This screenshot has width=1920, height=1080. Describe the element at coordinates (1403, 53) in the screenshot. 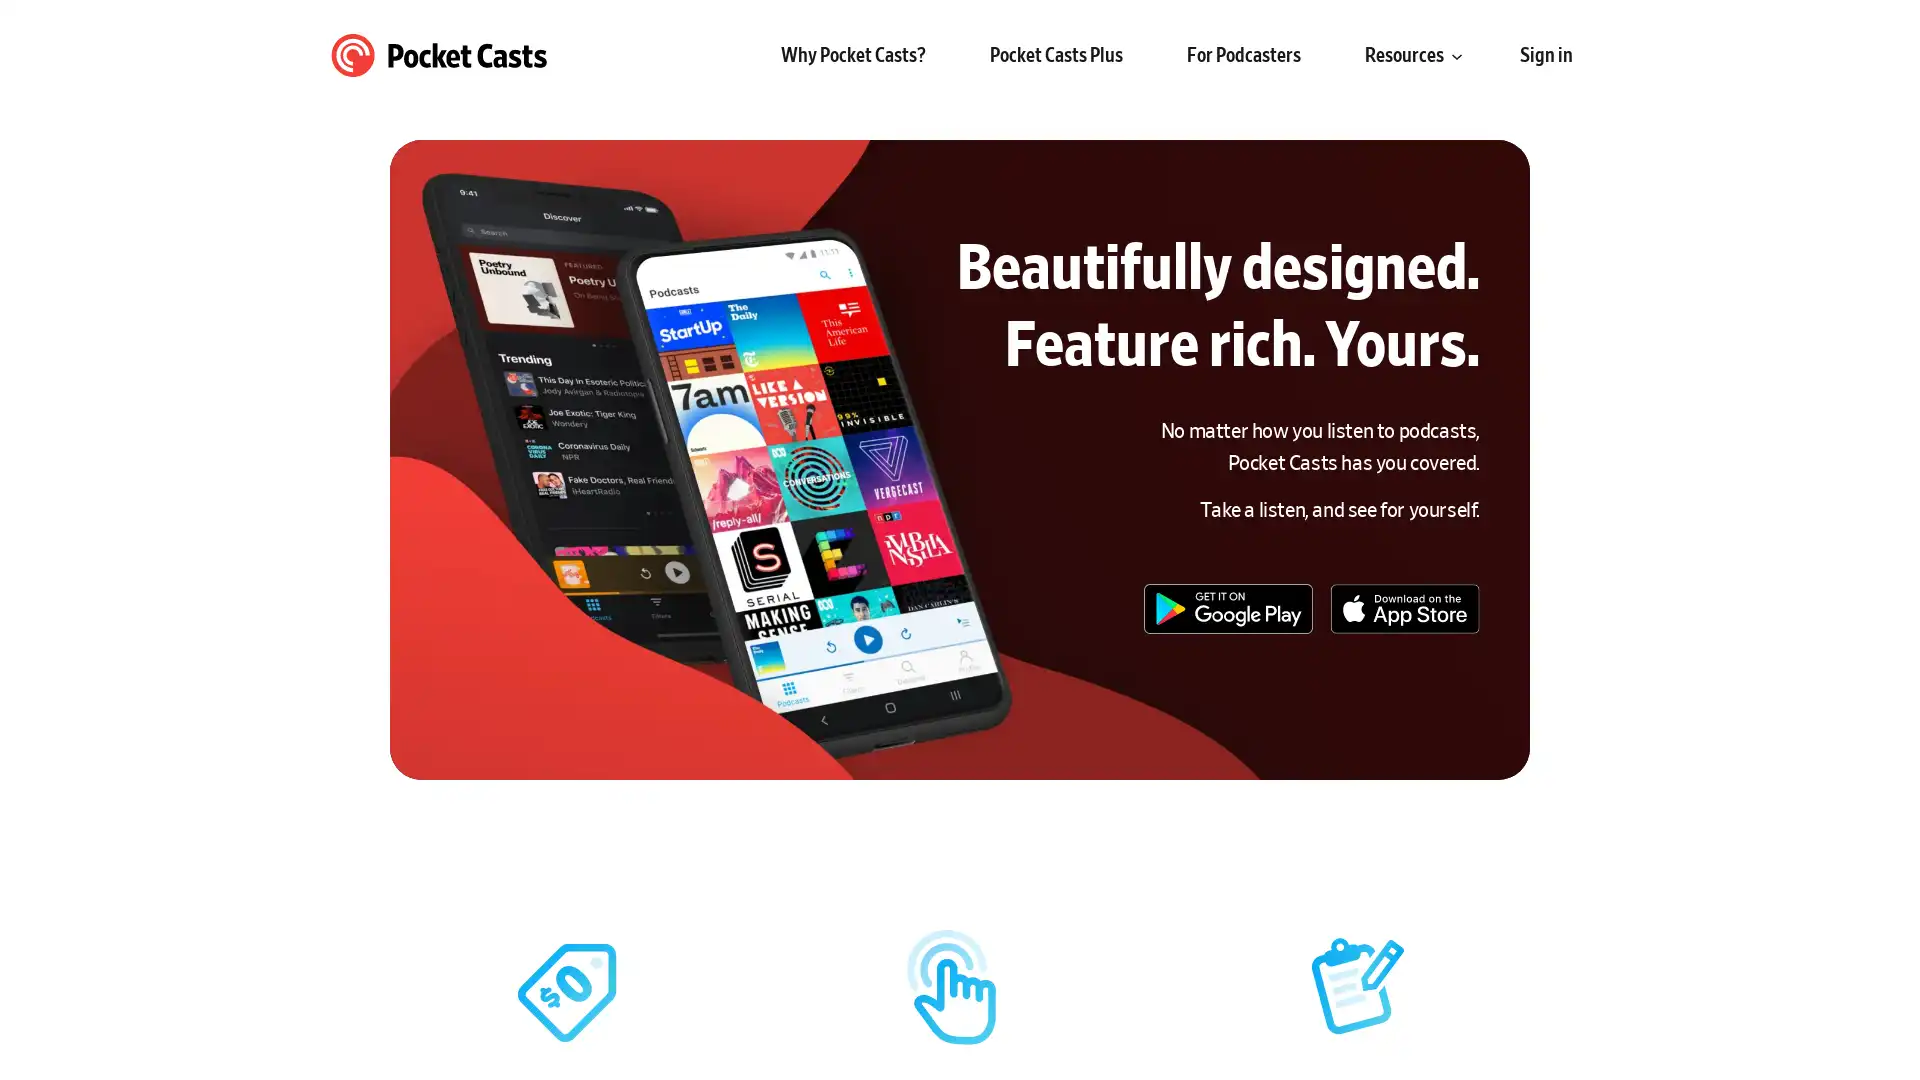

I see `Resources submenu` at that location.